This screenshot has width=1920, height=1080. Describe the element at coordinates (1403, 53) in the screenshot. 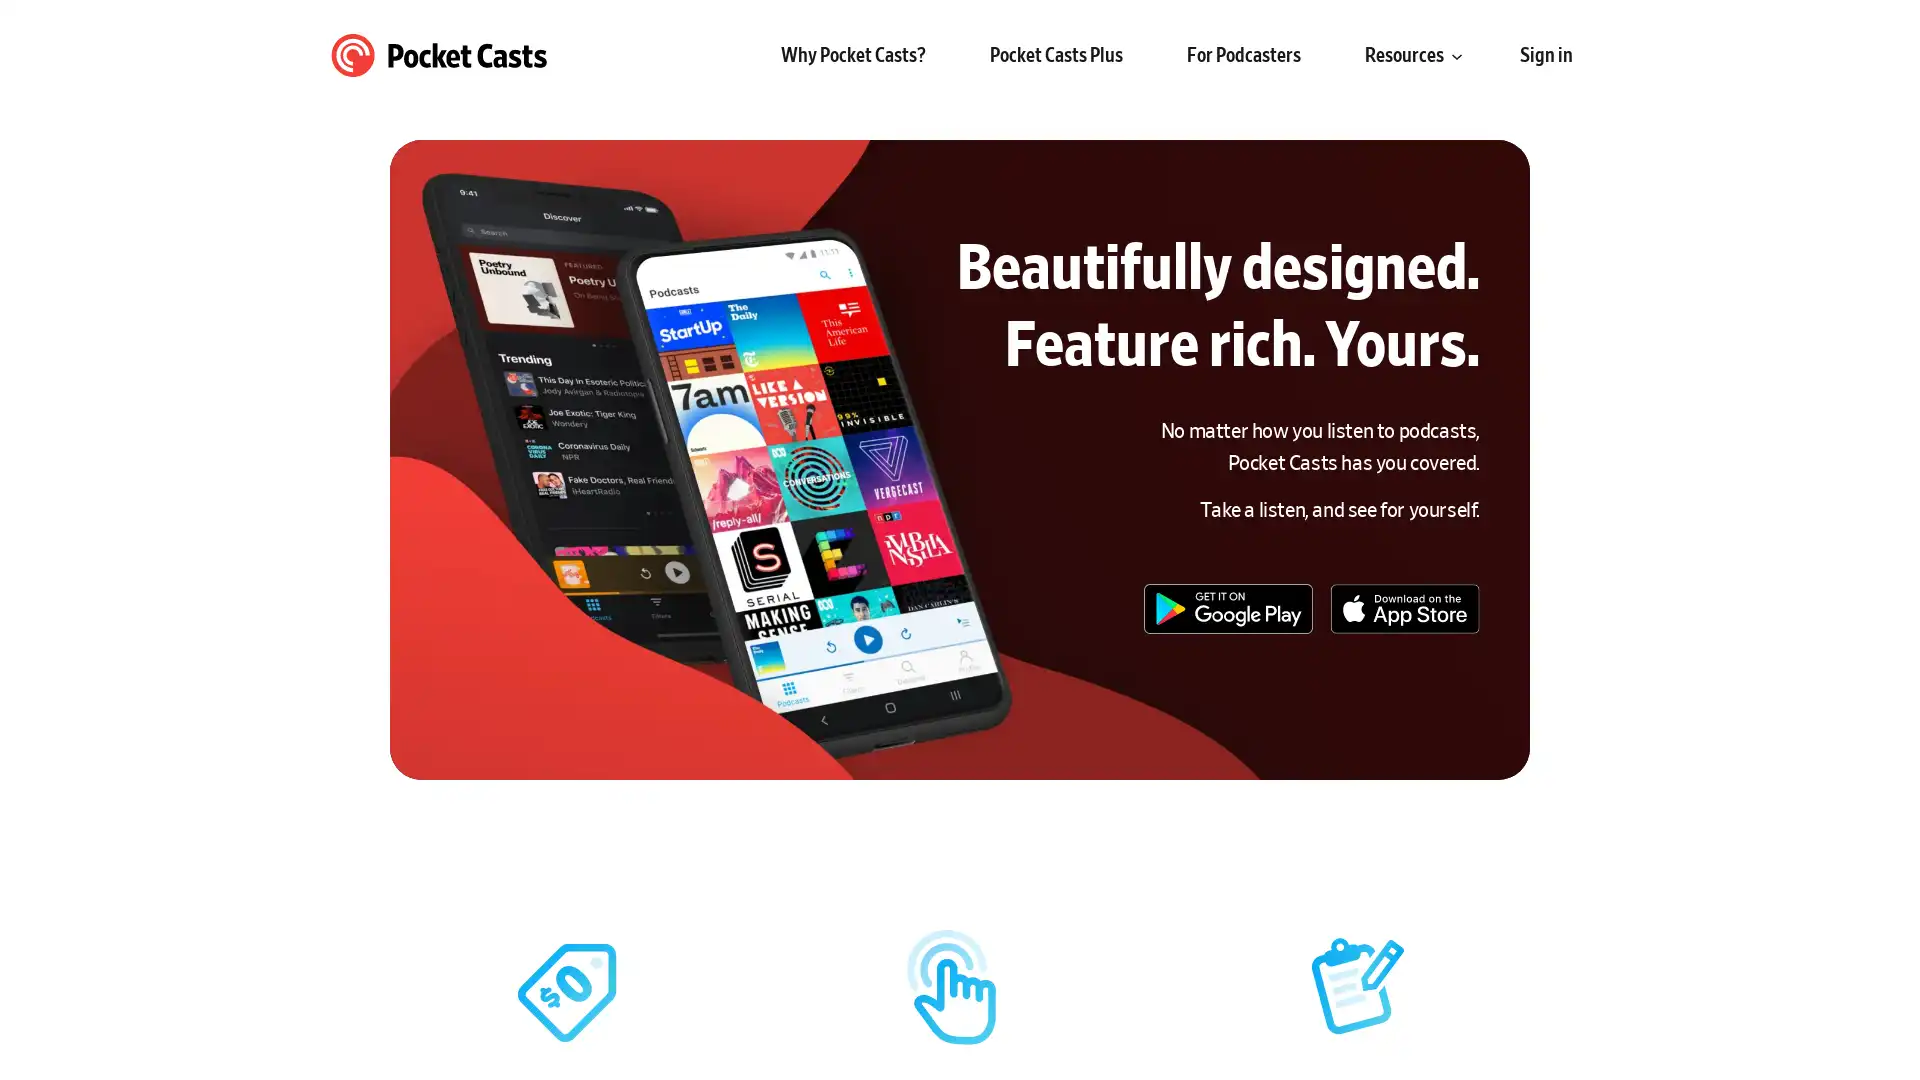

I see `Resources submenu` at that location.